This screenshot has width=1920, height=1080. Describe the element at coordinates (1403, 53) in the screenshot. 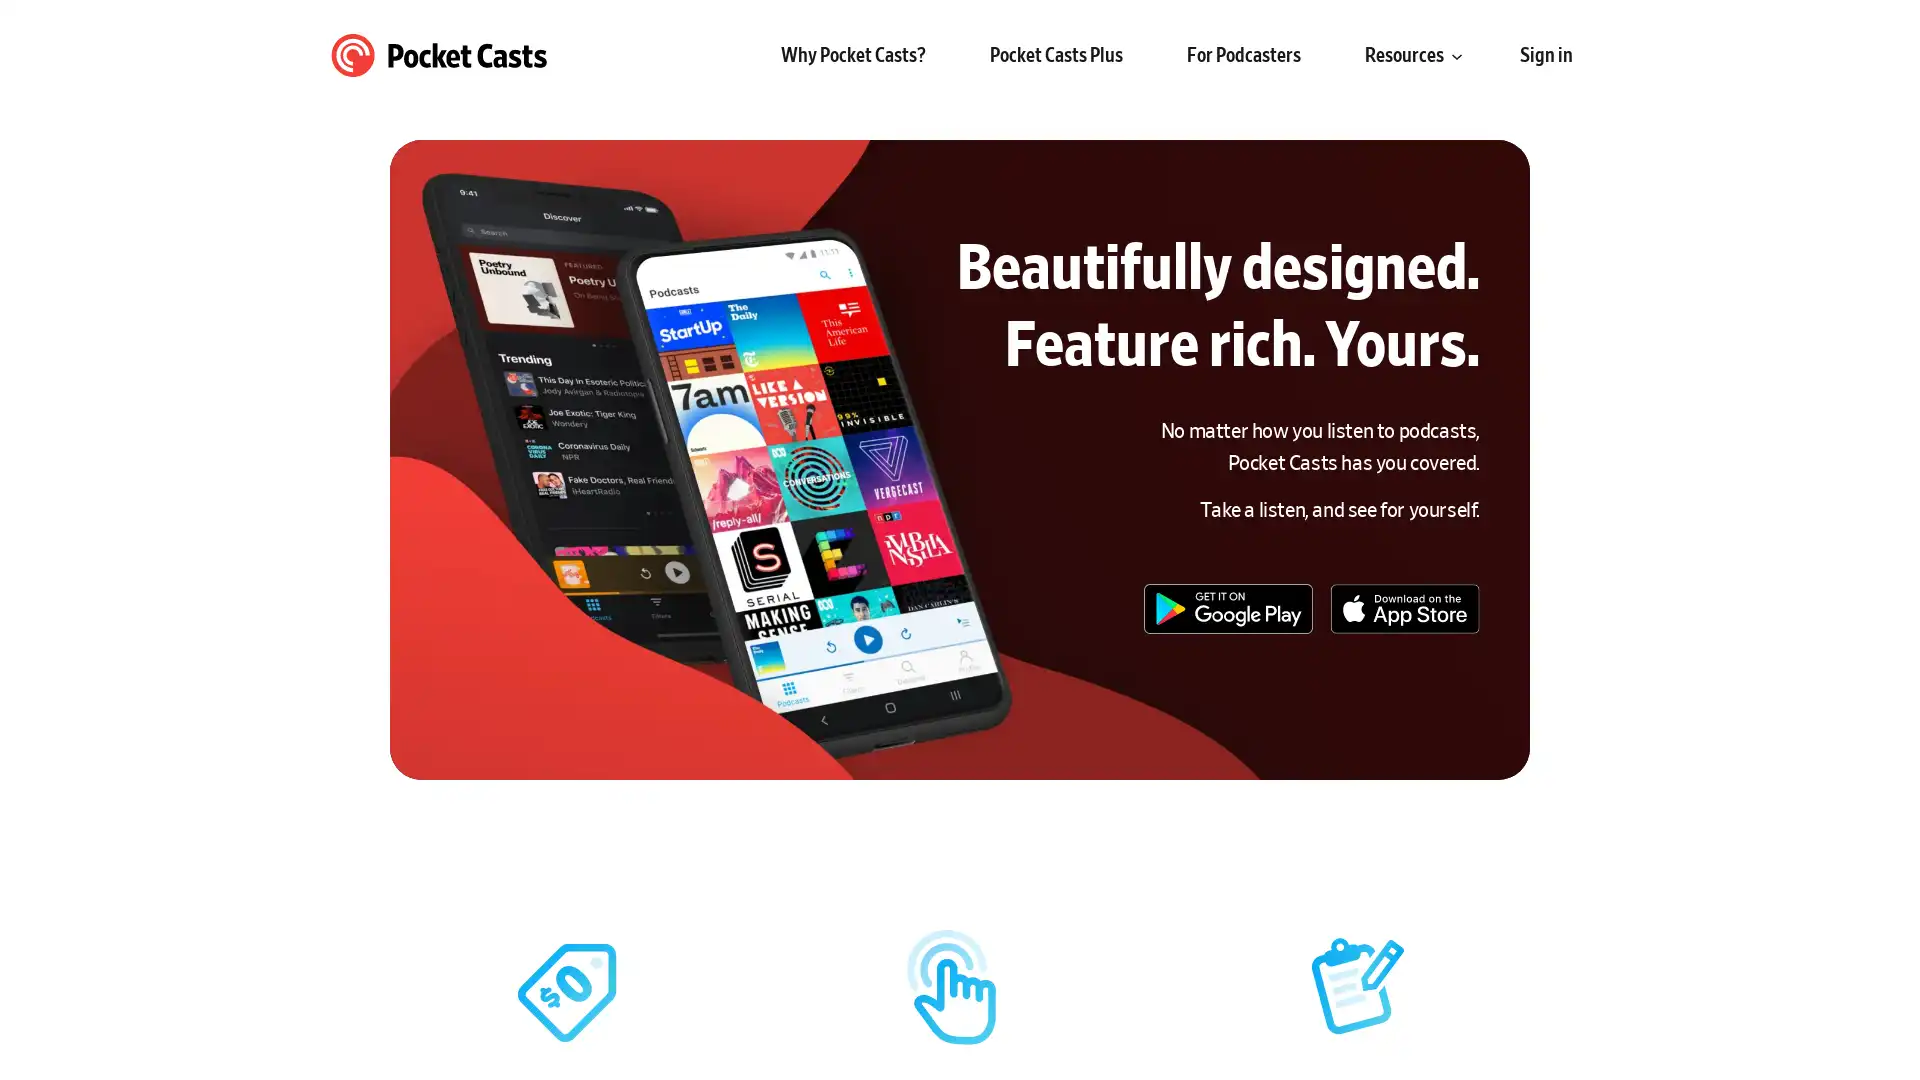

I see `Resources submenu` at that location.